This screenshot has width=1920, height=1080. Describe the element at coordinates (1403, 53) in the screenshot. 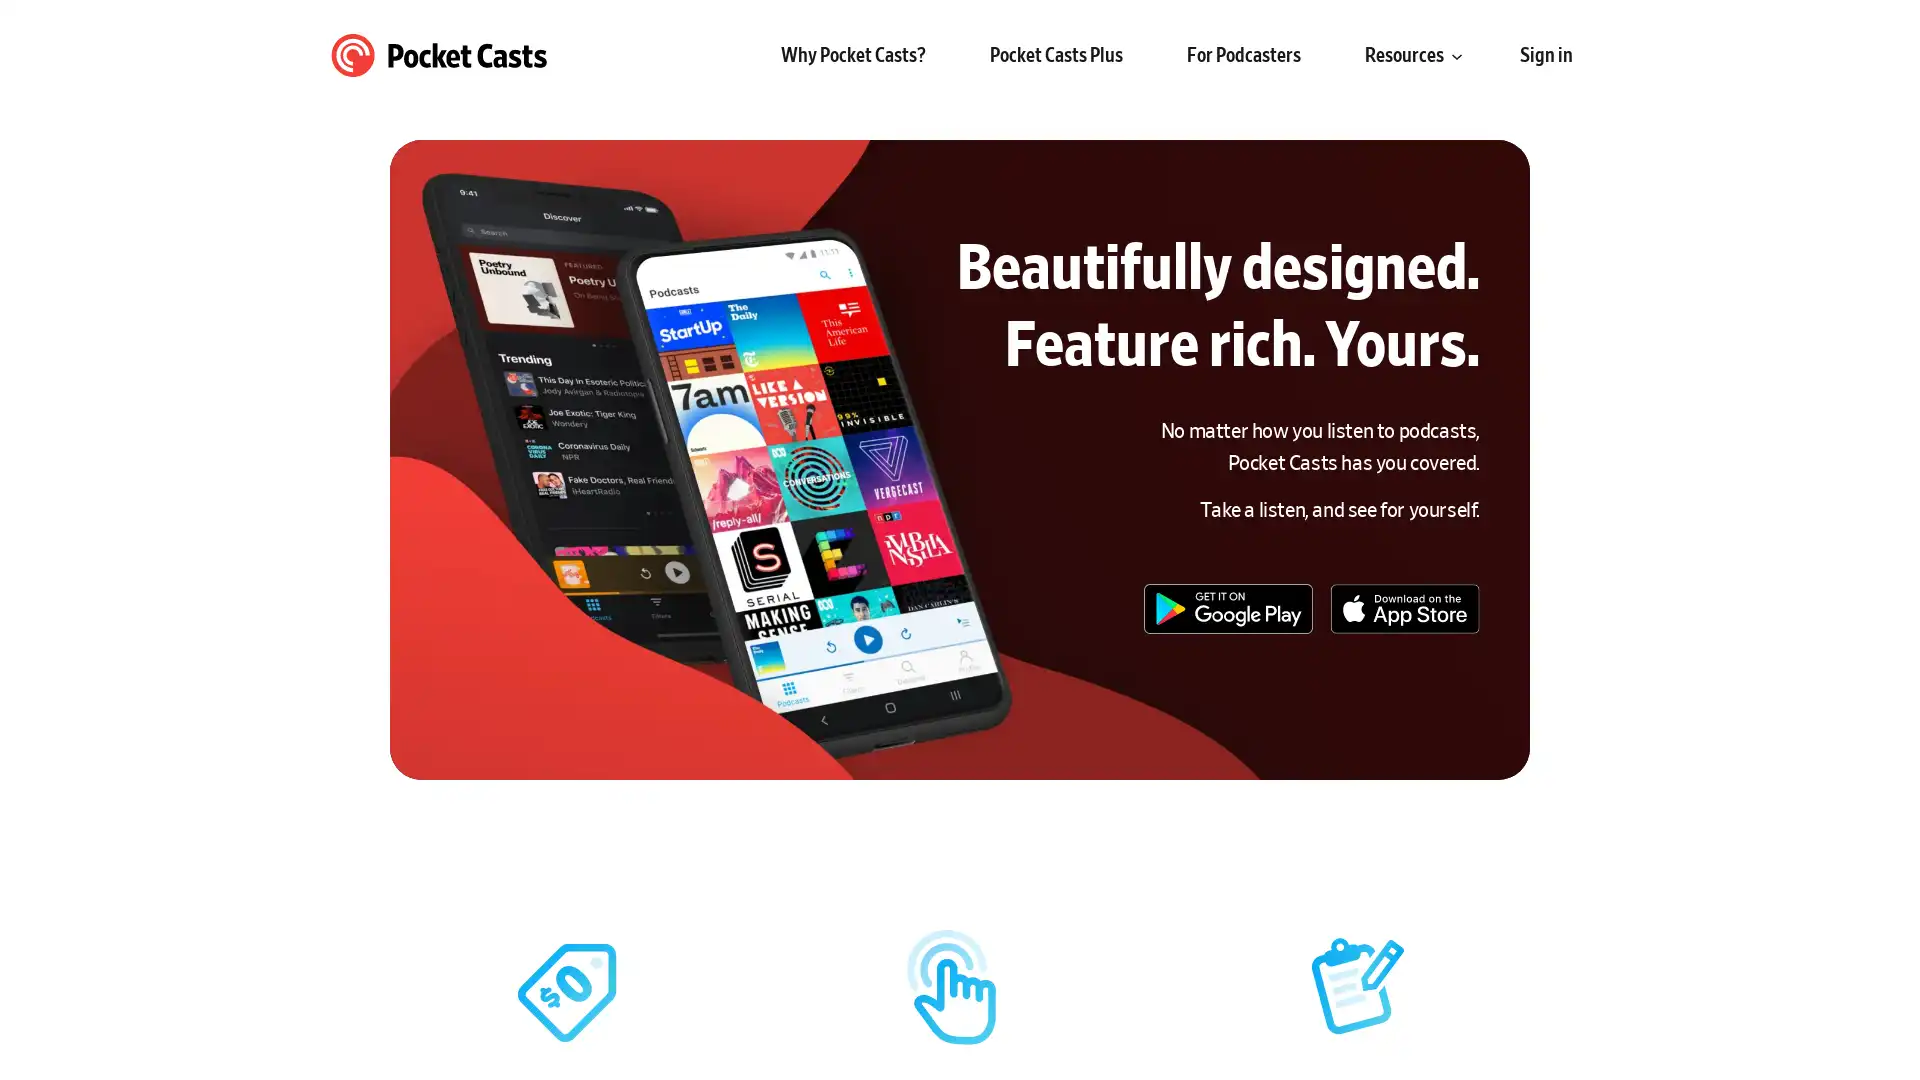

I see `Resources submenu` at that location.